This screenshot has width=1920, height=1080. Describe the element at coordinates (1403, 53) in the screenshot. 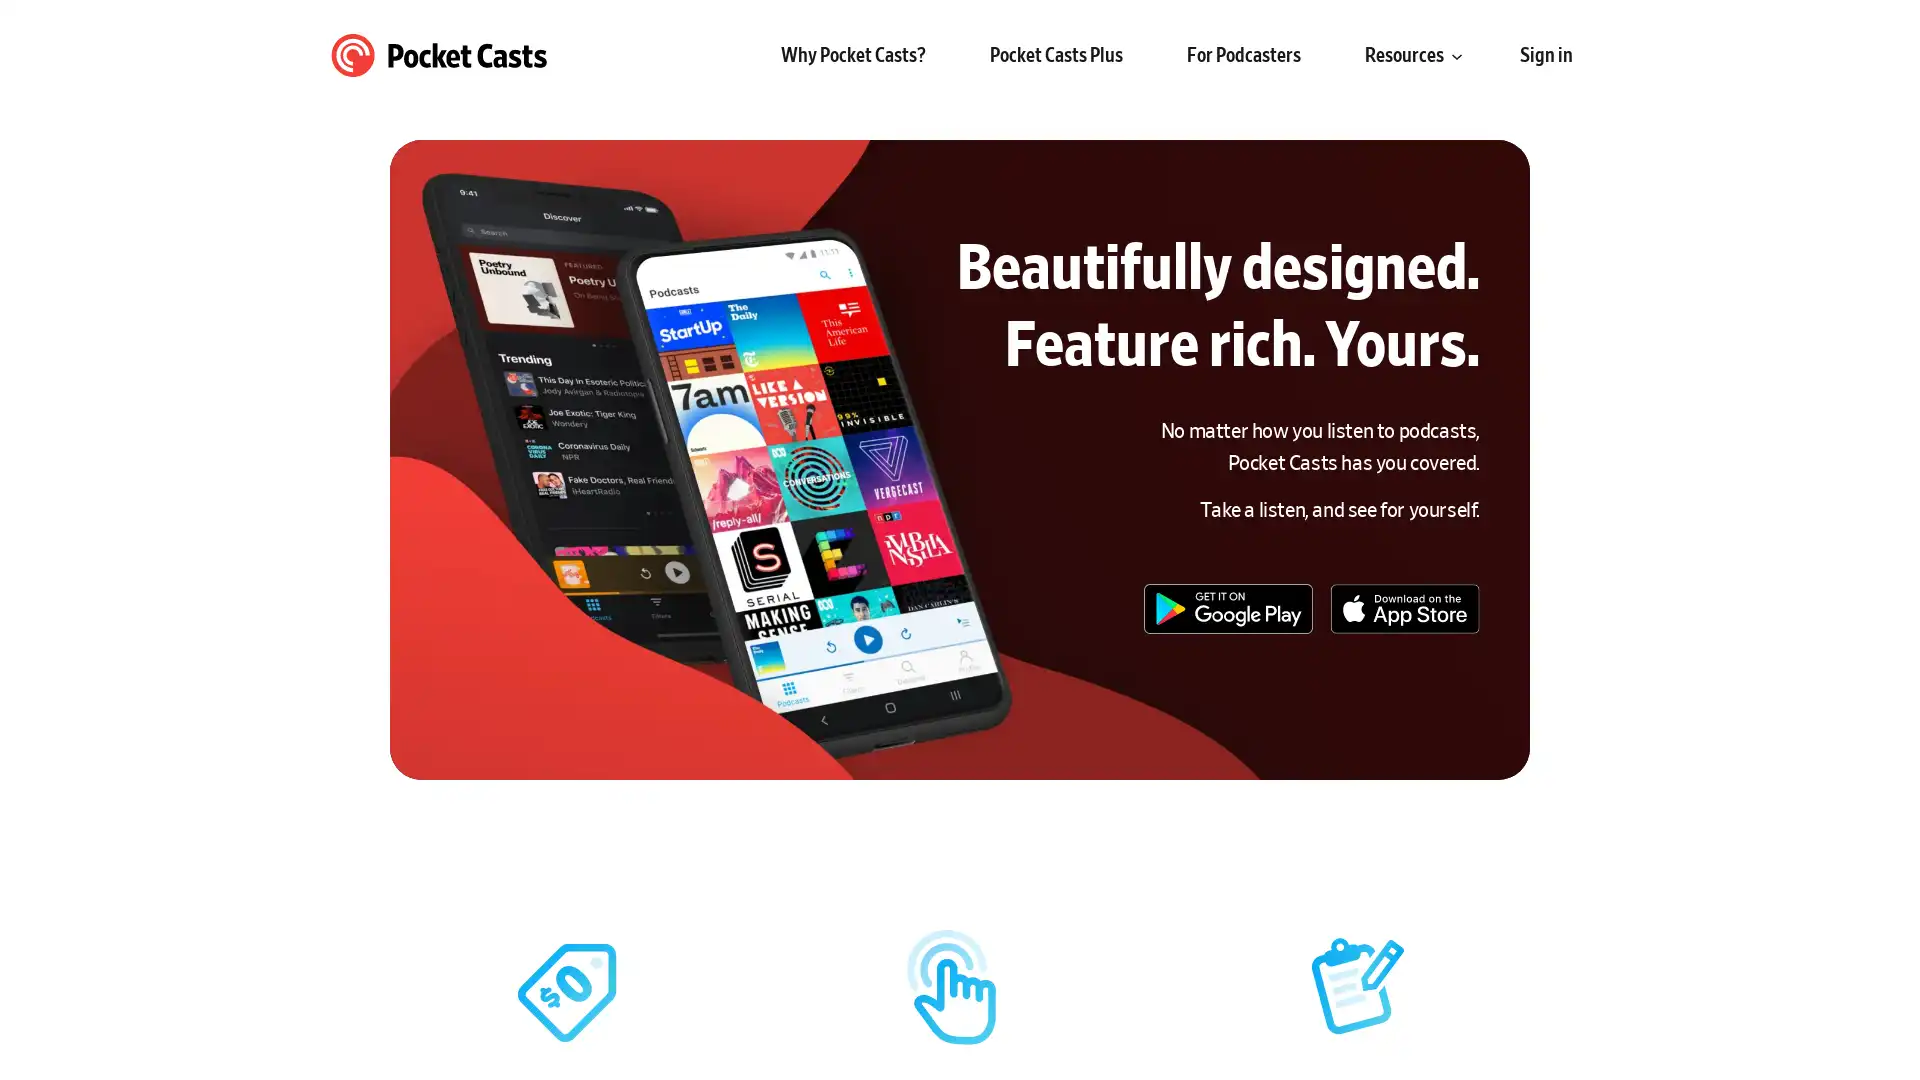

I see `Resources submenu` at that location.